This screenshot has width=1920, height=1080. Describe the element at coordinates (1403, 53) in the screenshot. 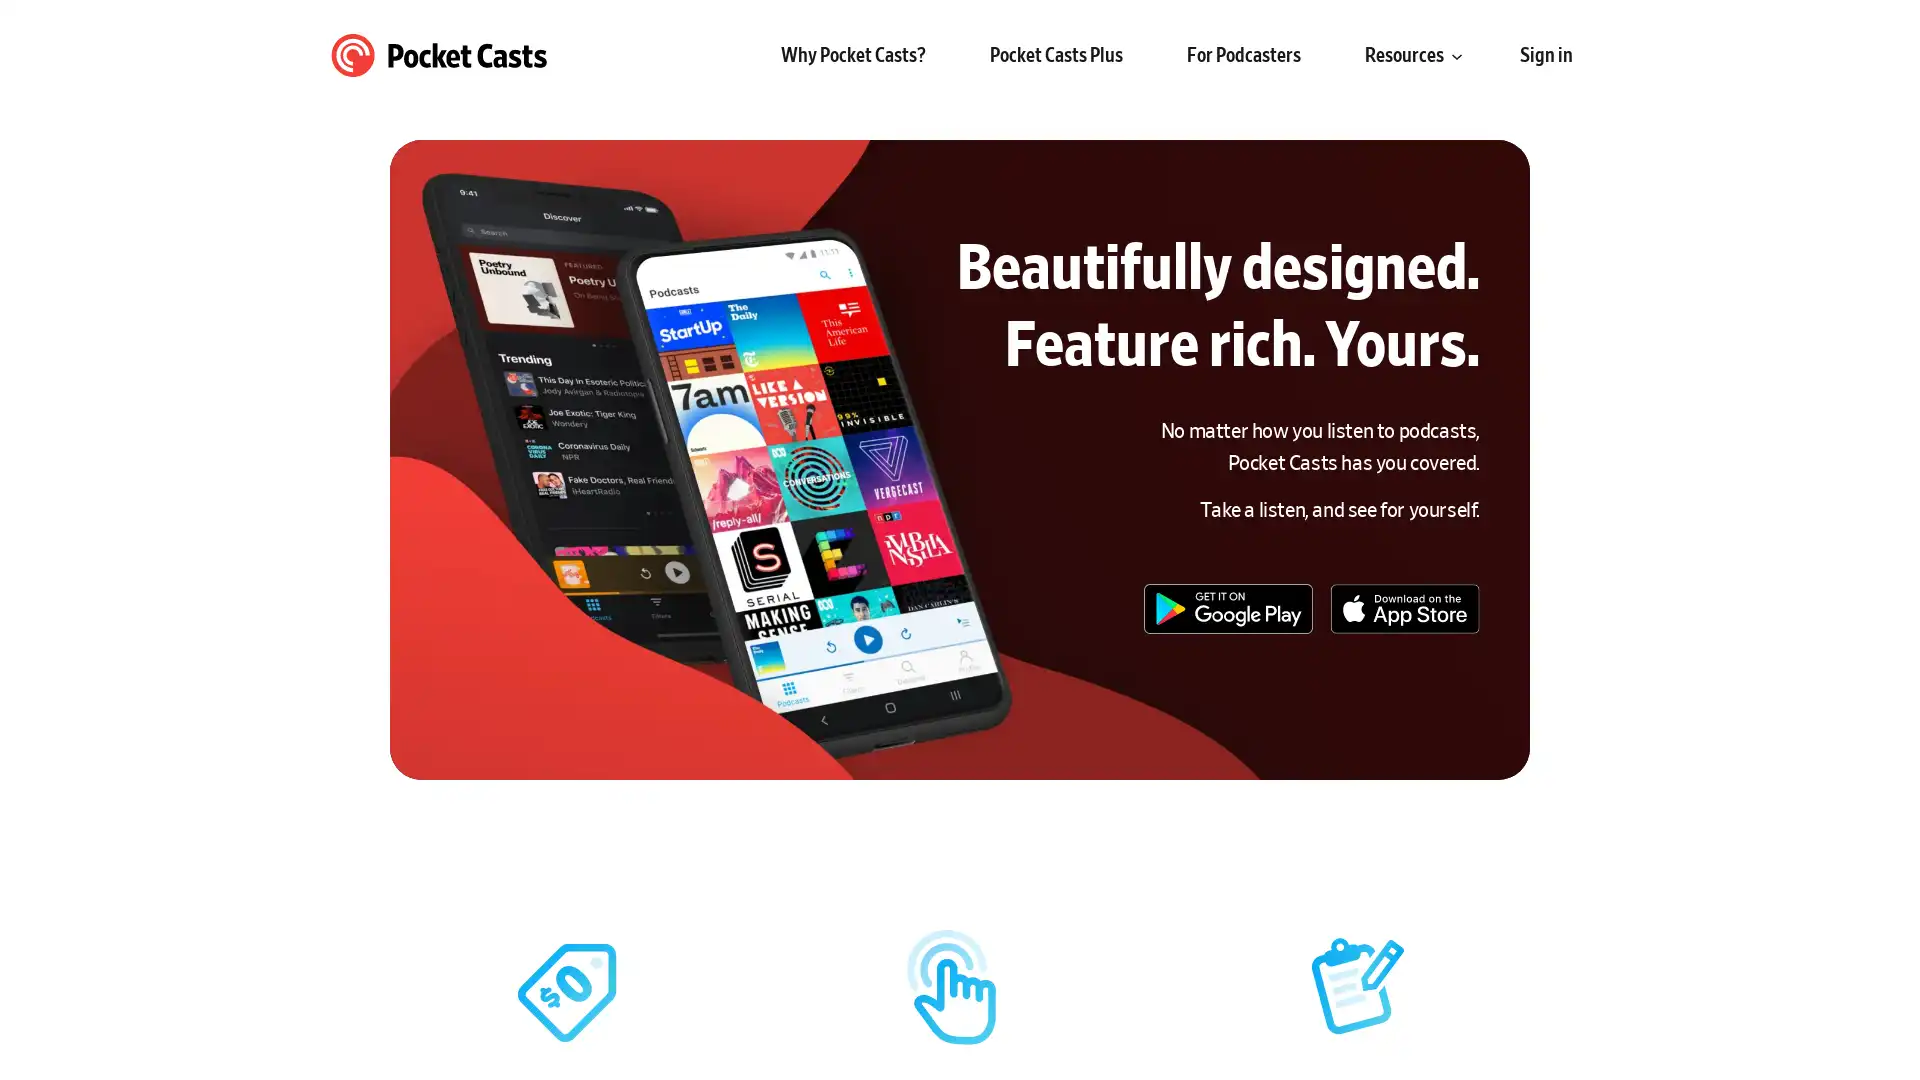

I see `Resources submenu` at that location.